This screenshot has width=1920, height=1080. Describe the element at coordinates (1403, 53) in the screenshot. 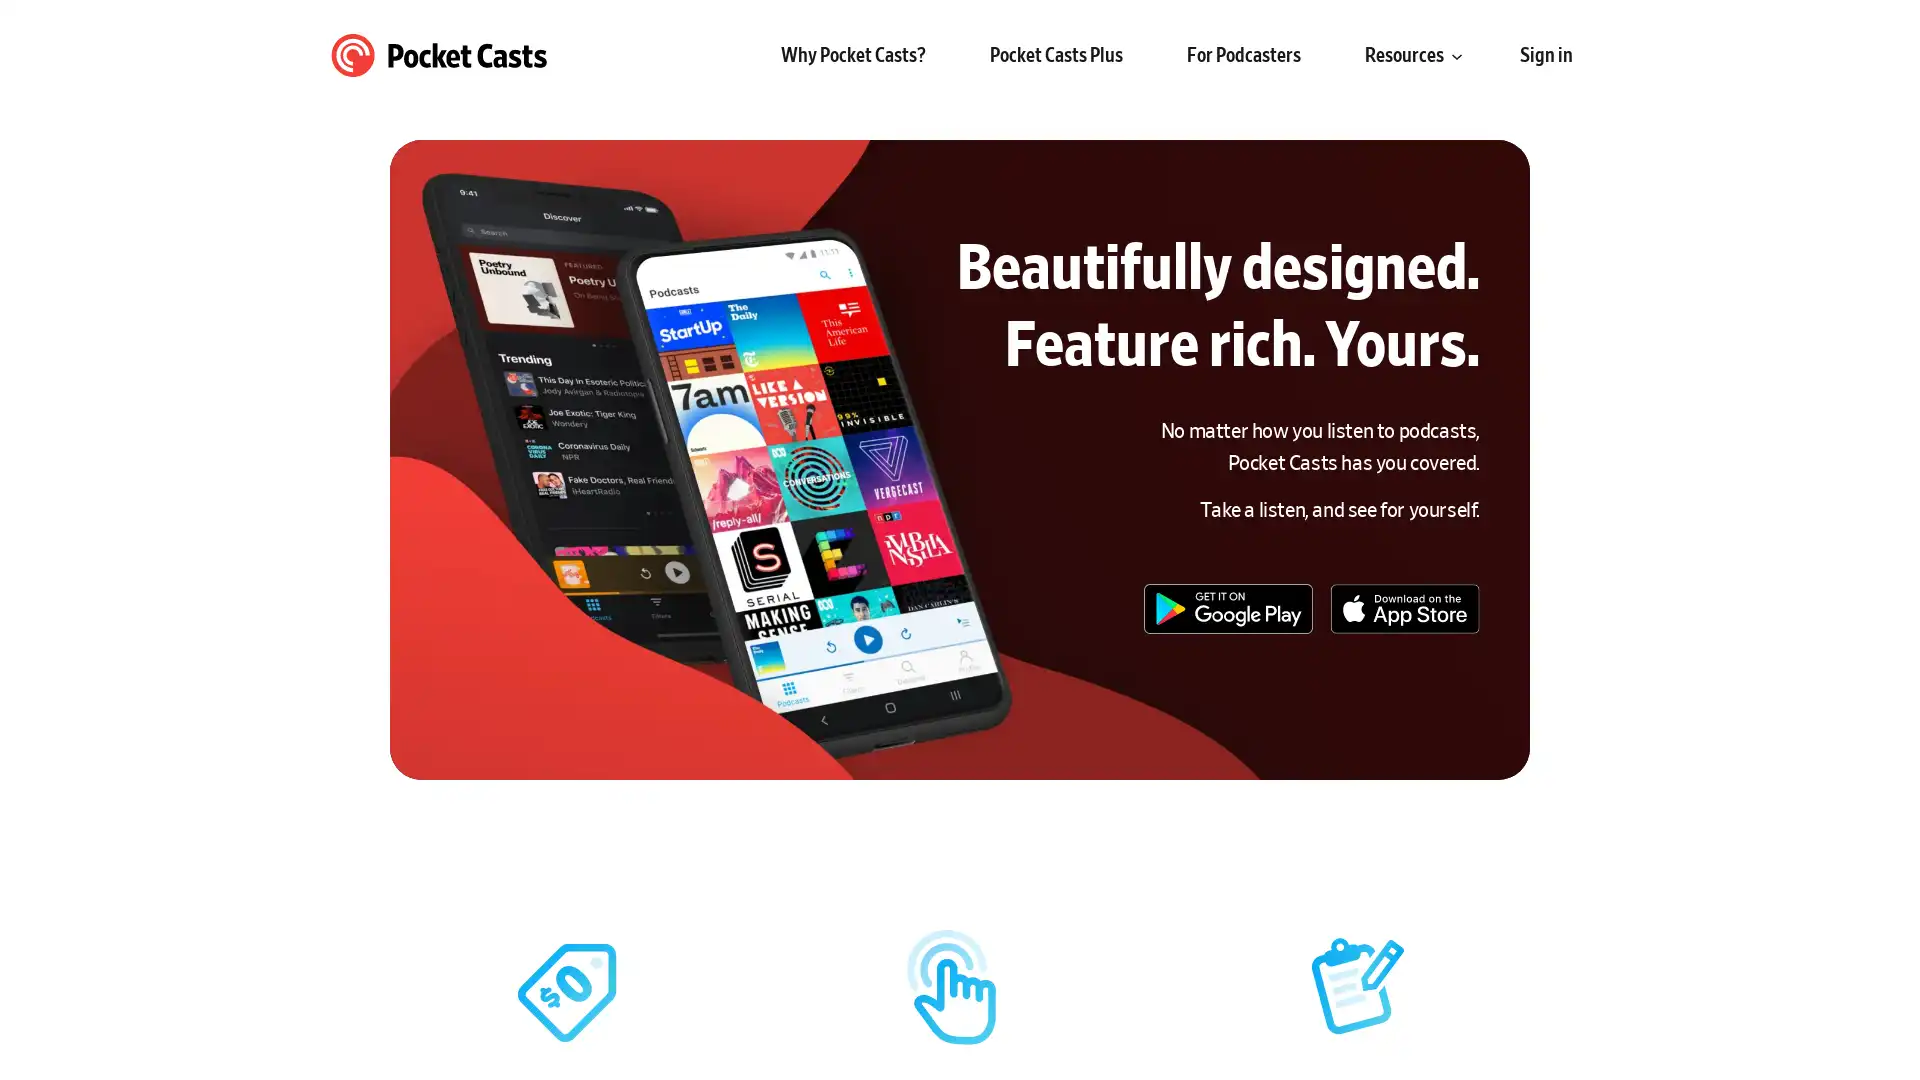

I see `Resources submenu` at that location.